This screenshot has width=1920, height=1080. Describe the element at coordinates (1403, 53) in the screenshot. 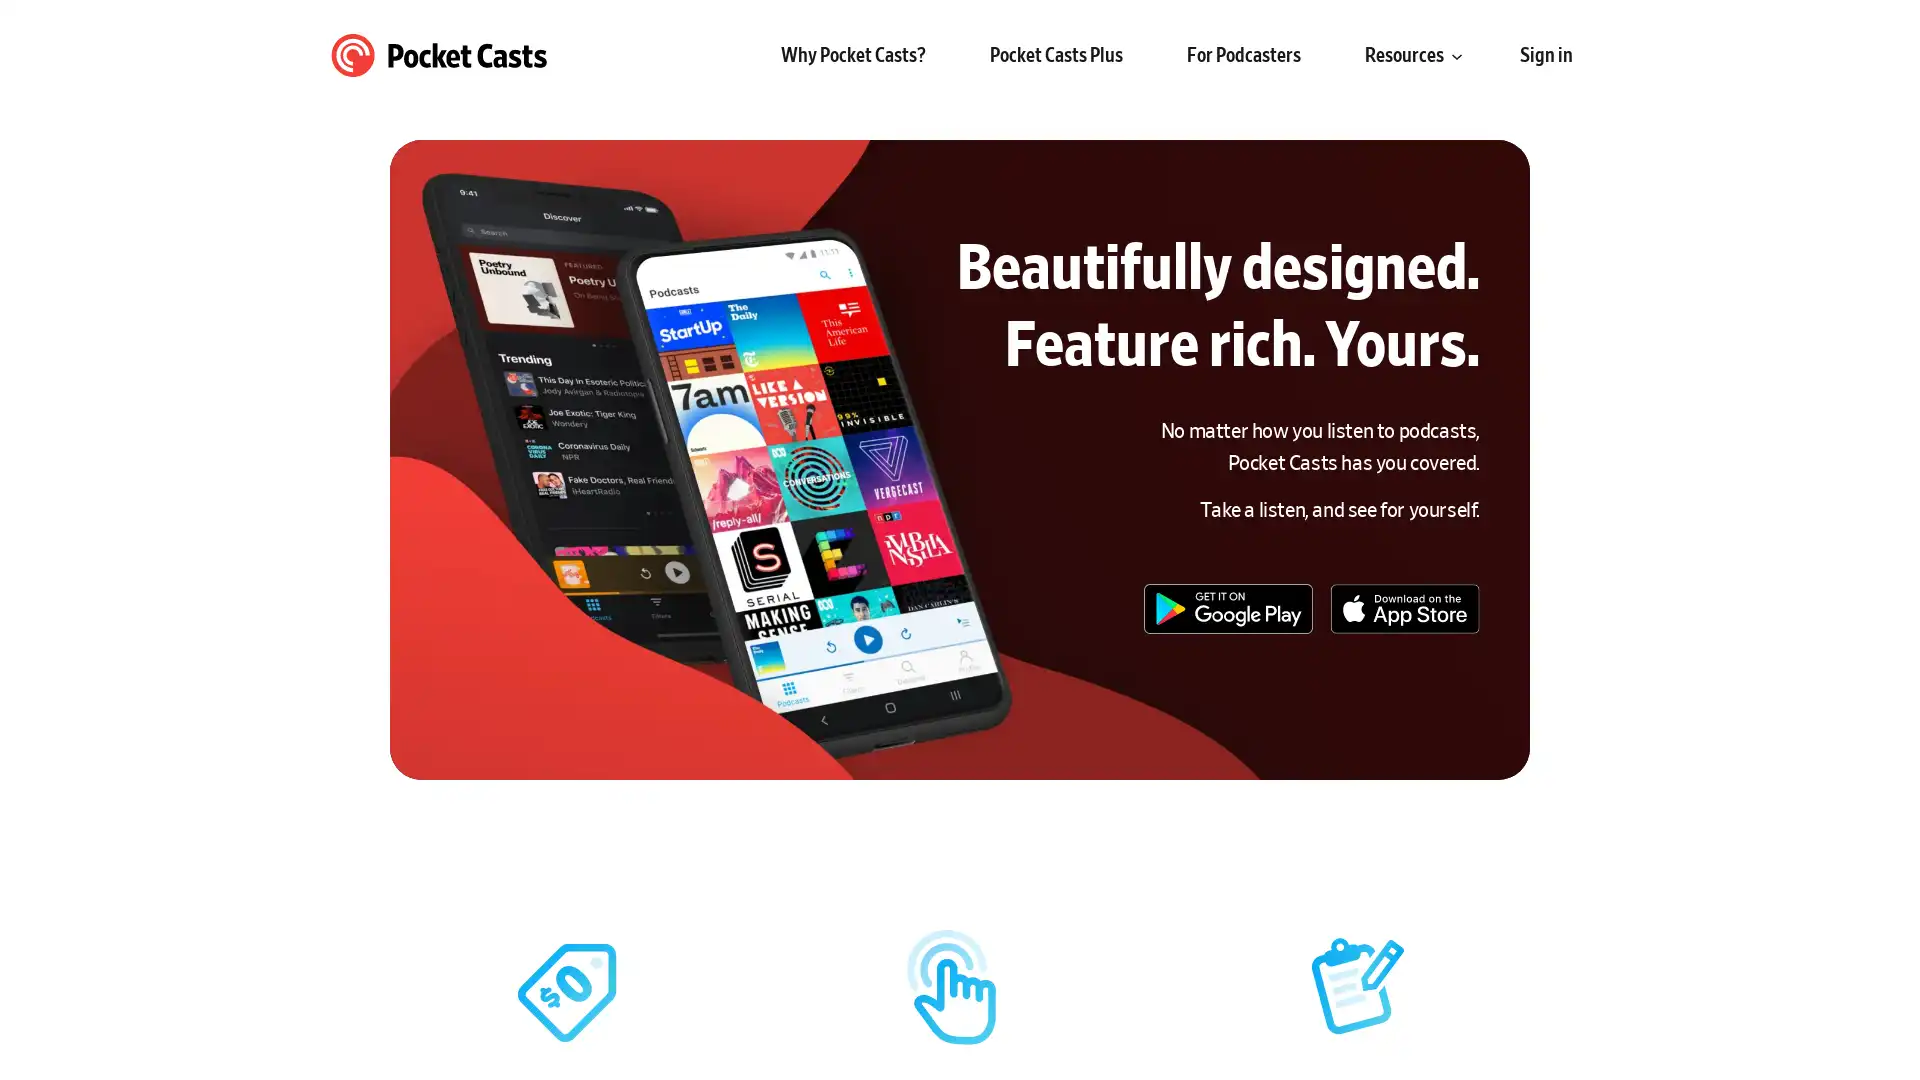

I see `Resources submenu` at that location.